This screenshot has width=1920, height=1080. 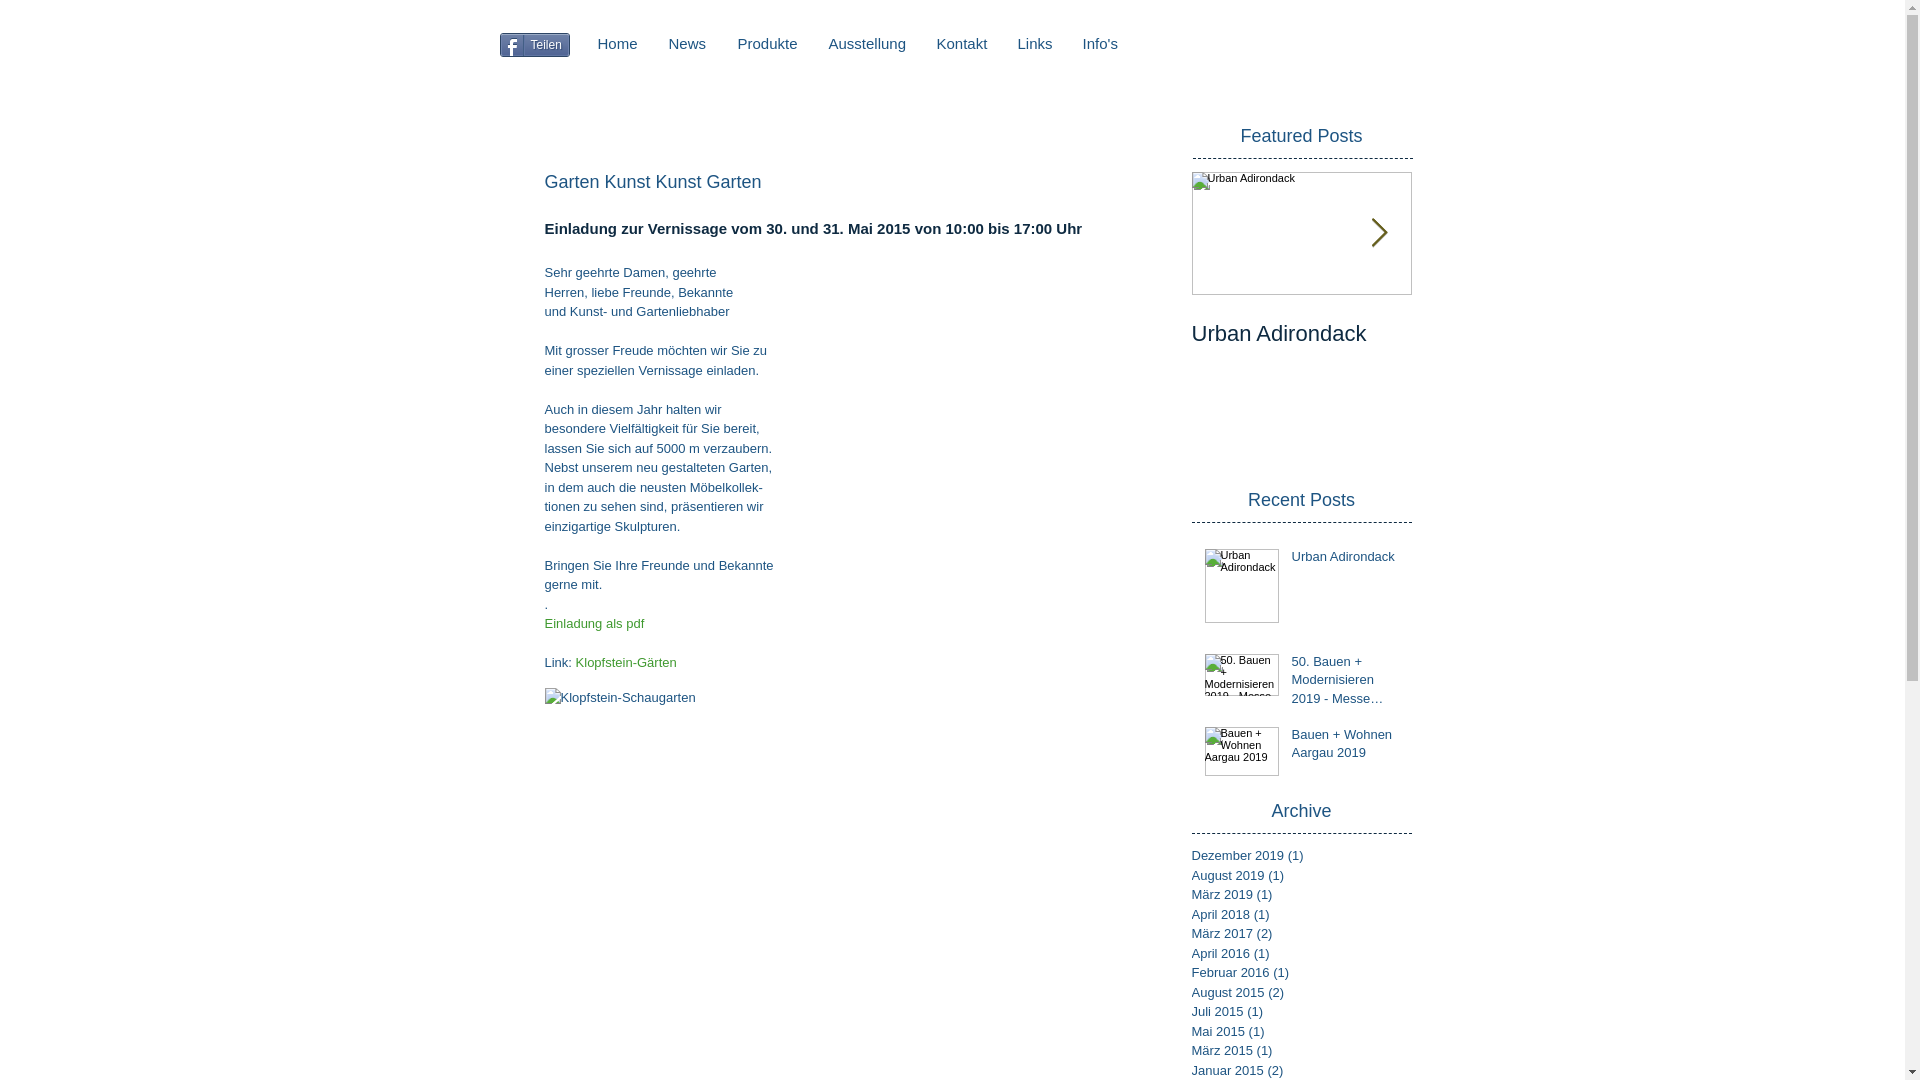 What do you see at coordinates (593, 622) in the screenshot?
I see `'Einladung als pdf'` at bounding box center [593, 622].